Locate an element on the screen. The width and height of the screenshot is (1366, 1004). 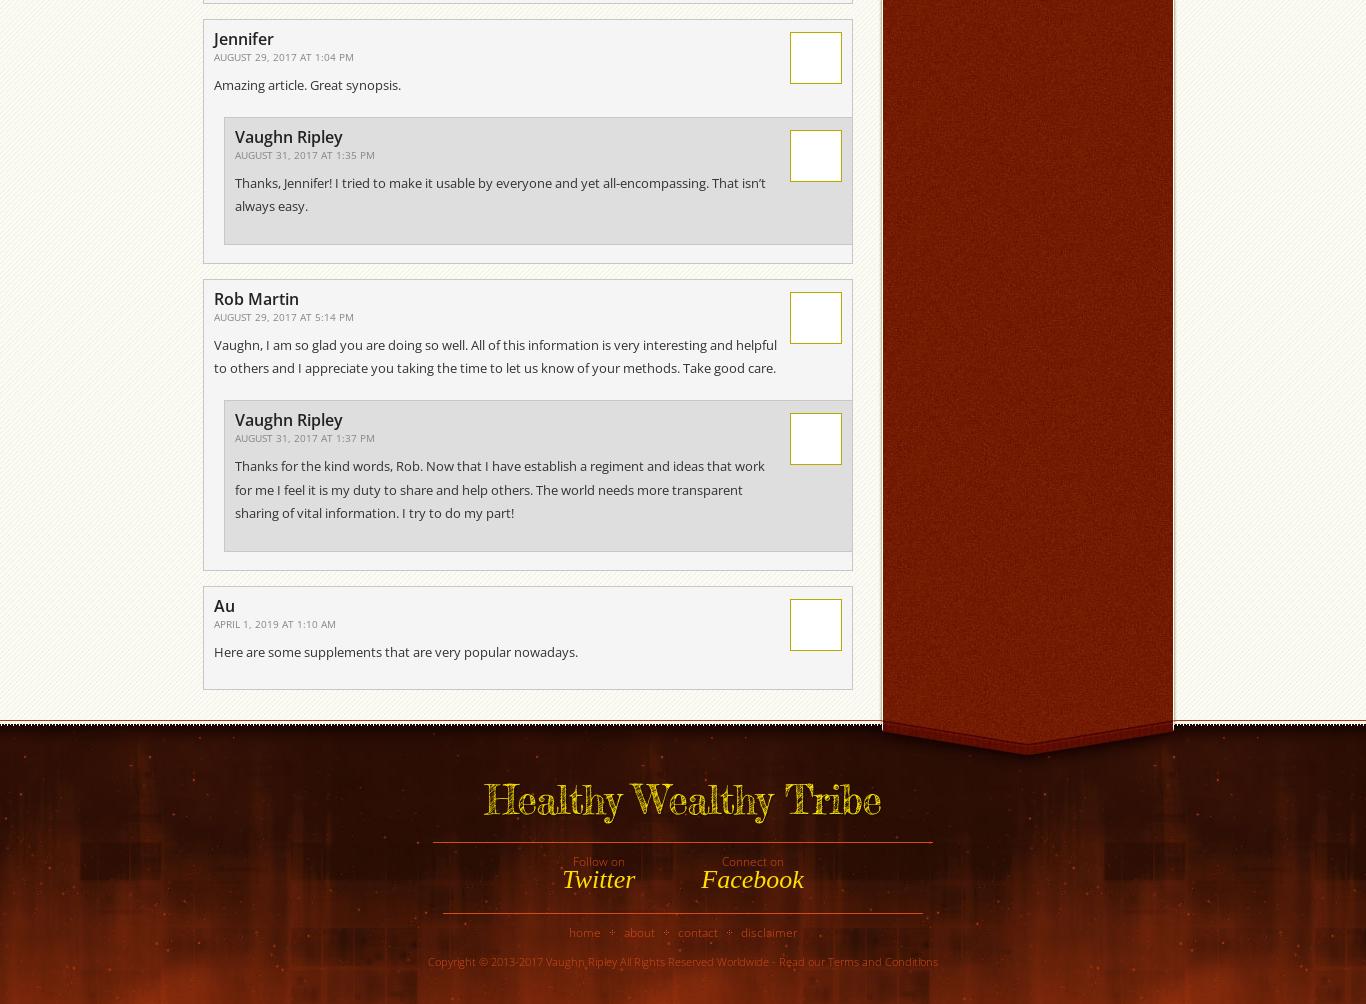
'Facebook' is located at coordinates (751, 878).